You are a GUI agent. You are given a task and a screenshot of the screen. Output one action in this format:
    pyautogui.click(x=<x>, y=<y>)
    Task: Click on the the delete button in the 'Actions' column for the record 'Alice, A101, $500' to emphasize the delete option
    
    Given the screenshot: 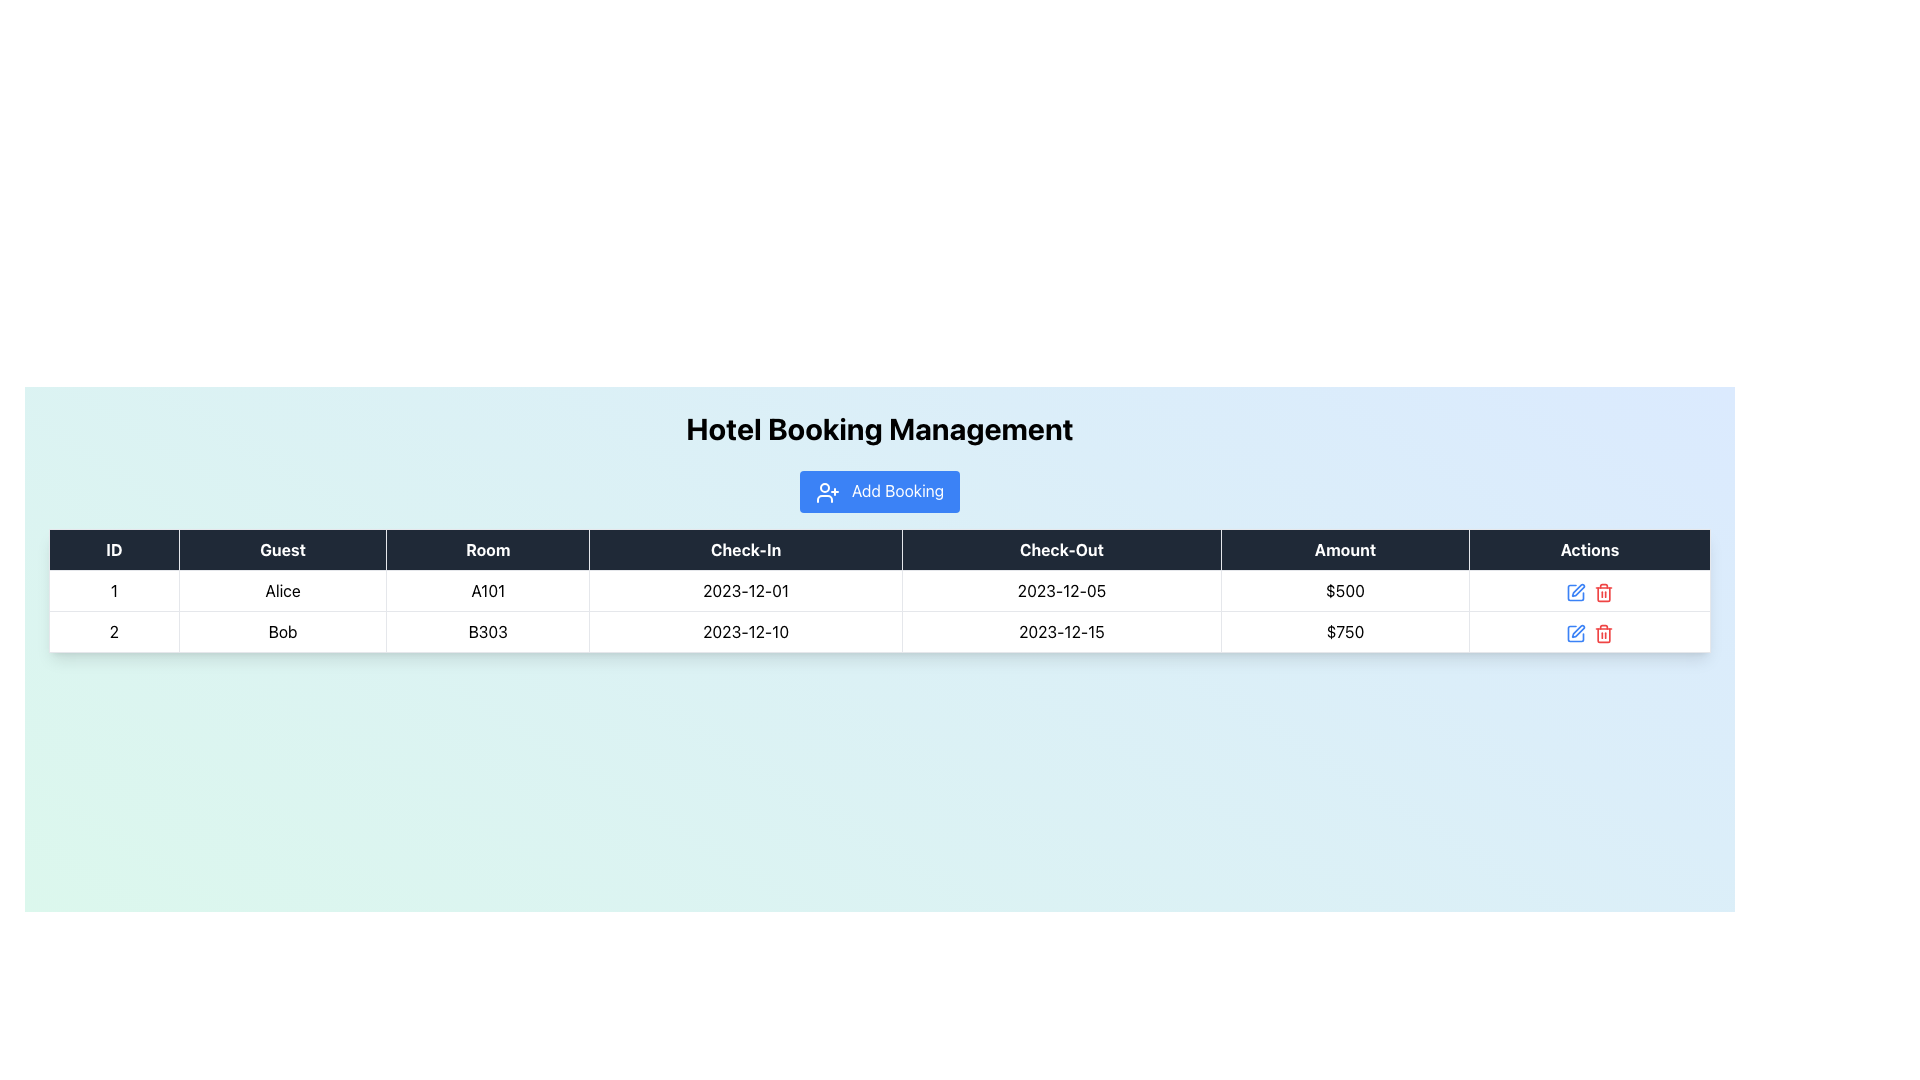 What is the action you would take?
    pyautogui.click(x=1603, y=589)
    